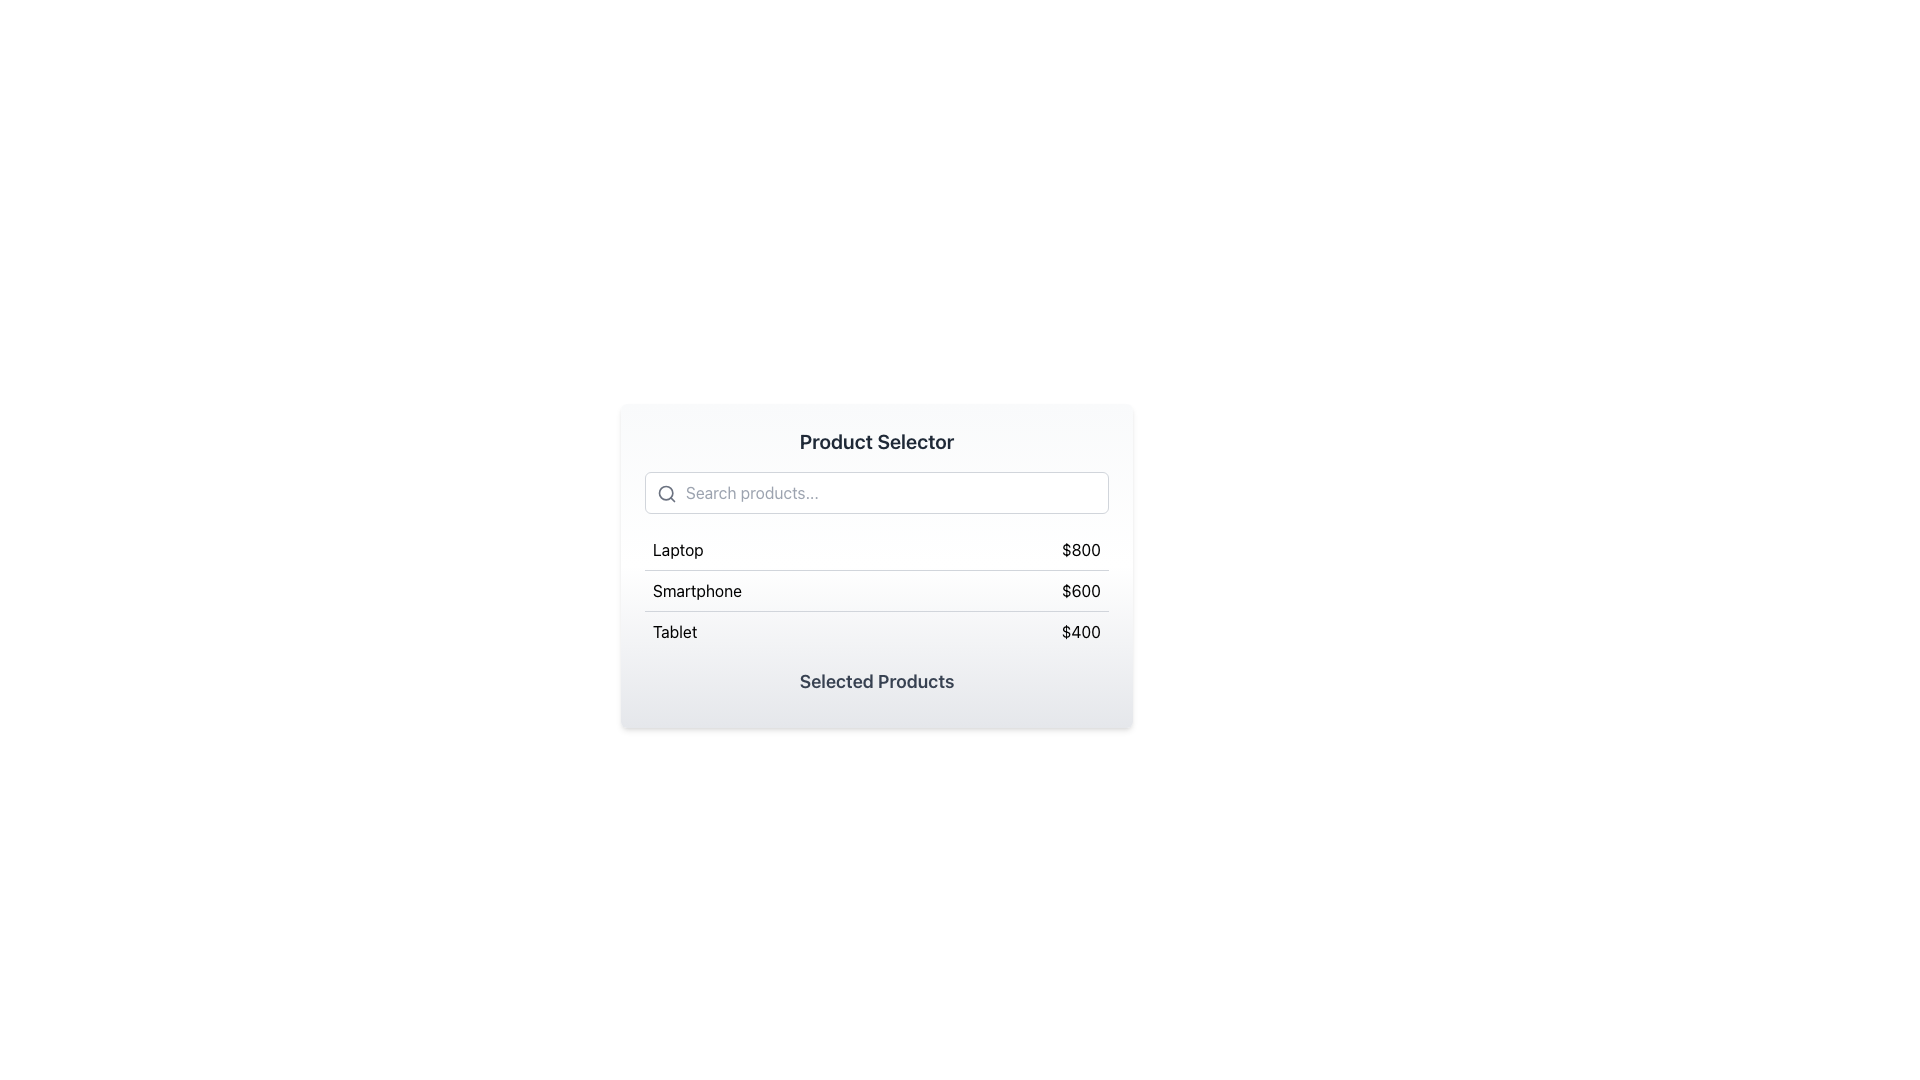 The height and width of the screenshot is (1080, 1920). I want to click on the first list item labeled 'Laptop' with the price '$800' in the 'Product Selector' panel, so click(877, 550).